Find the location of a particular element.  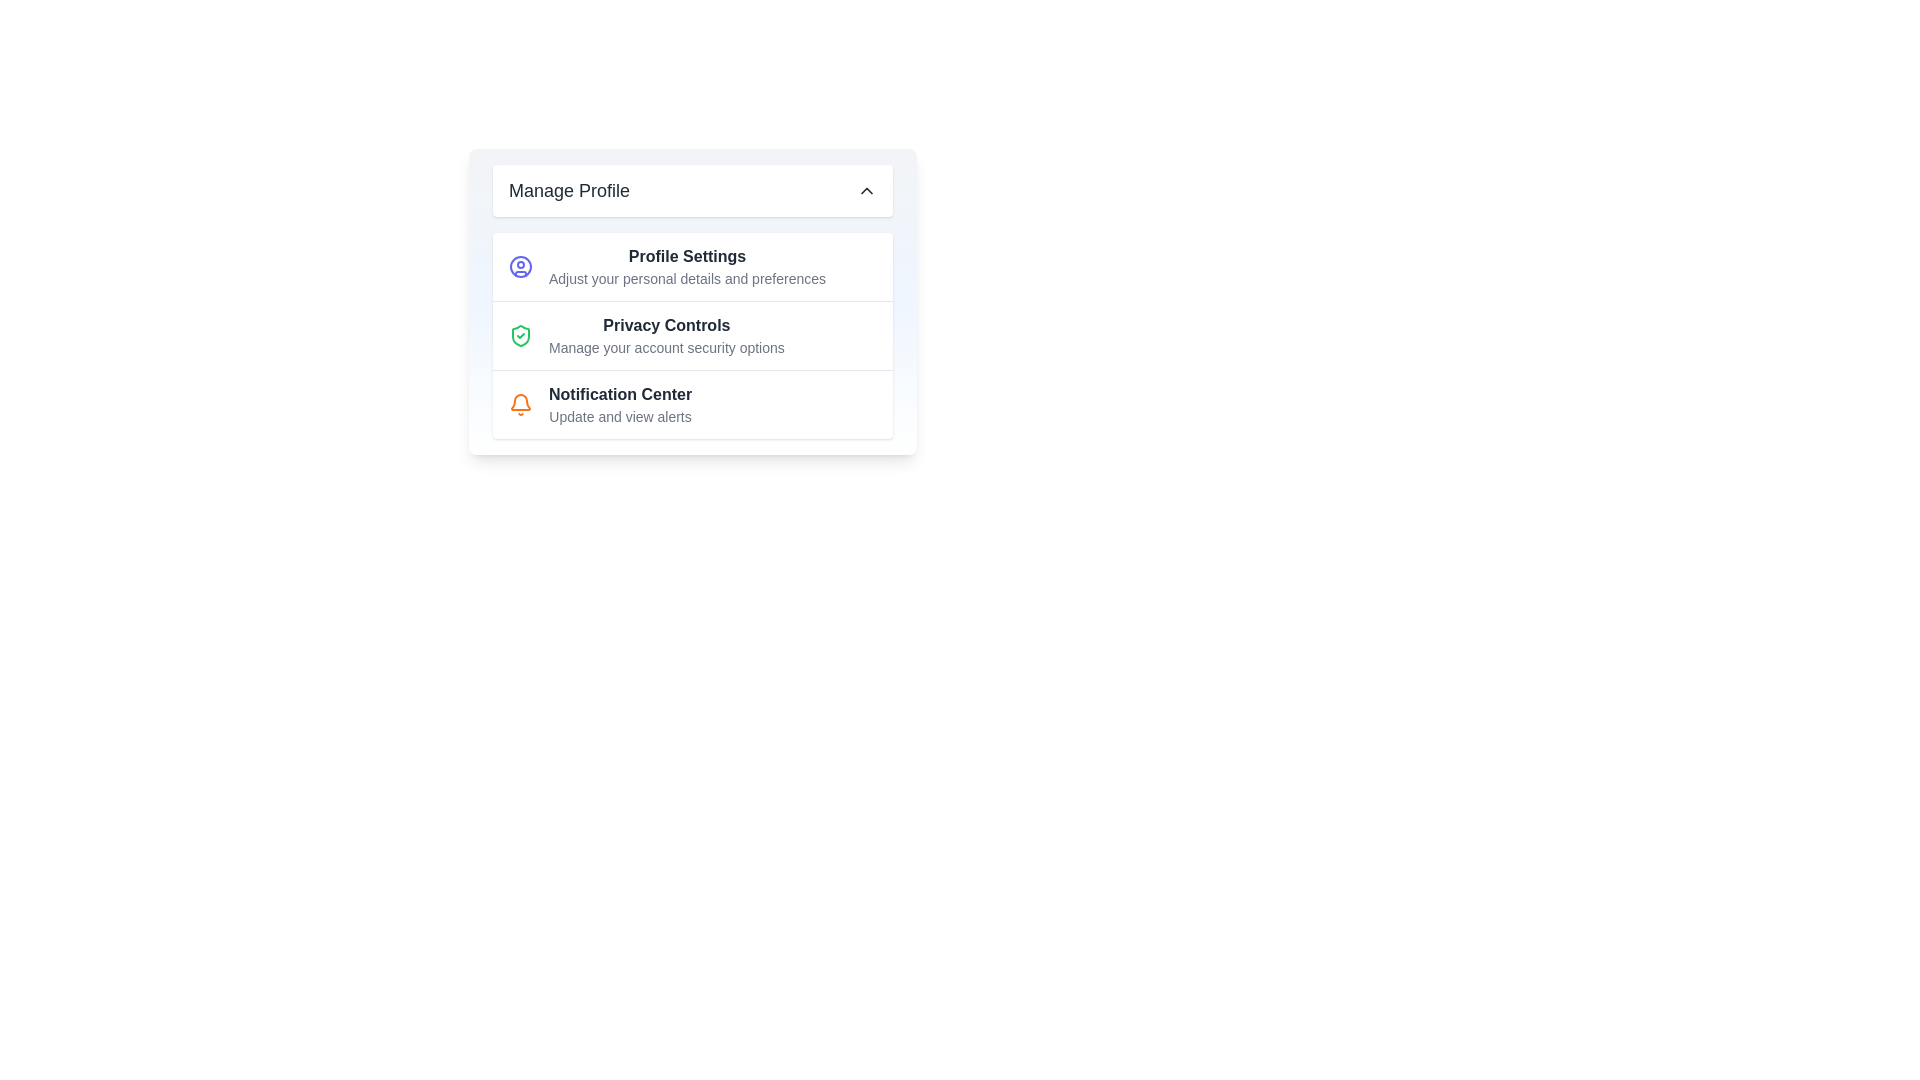

the Text label that serves as a title for adjusting personal details, located above the text 'Adjust your personal details and preferences' under the 'Manage Profile' heading is located at coordinates (687, 256).